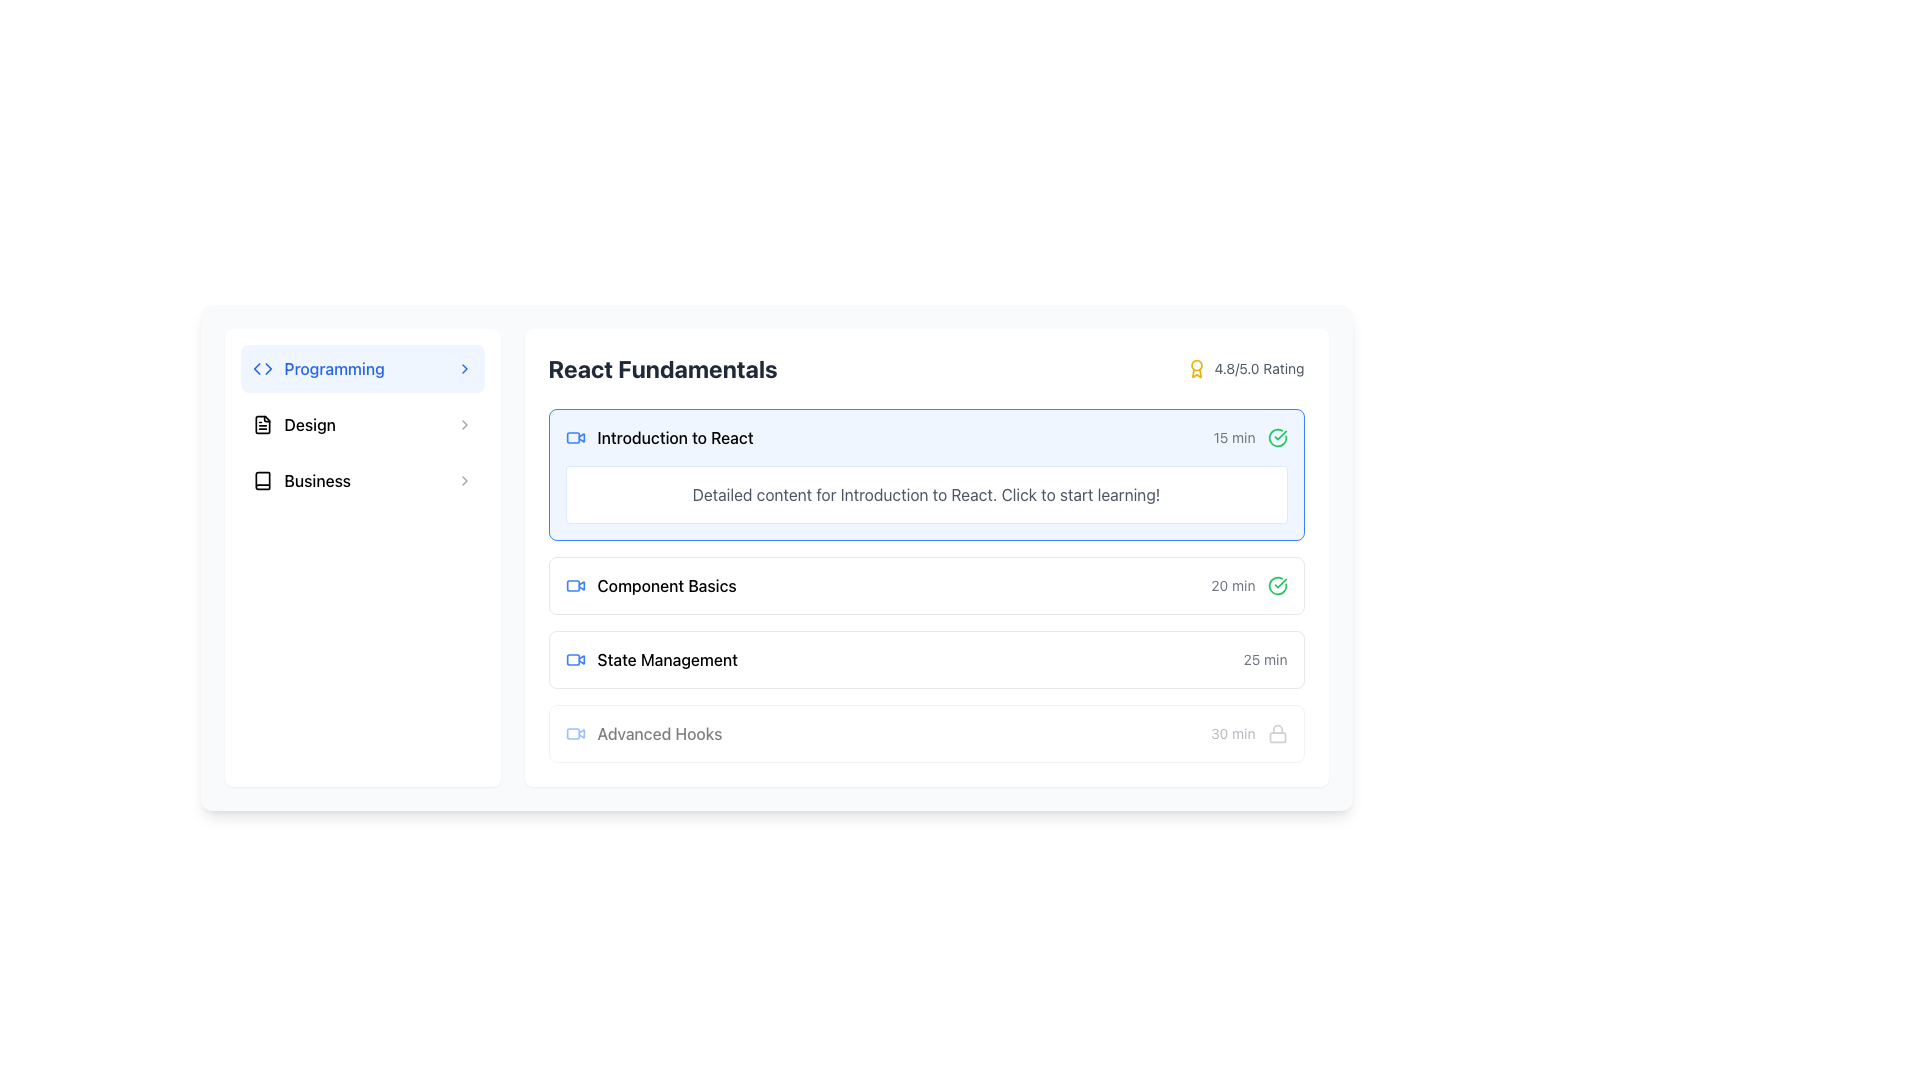 The image size is (1920, 1080). Describe the element at coordinates (643, 733) in the screenshot. I see `the 'Advanced Hooks' text with the blue video icon` at that location.